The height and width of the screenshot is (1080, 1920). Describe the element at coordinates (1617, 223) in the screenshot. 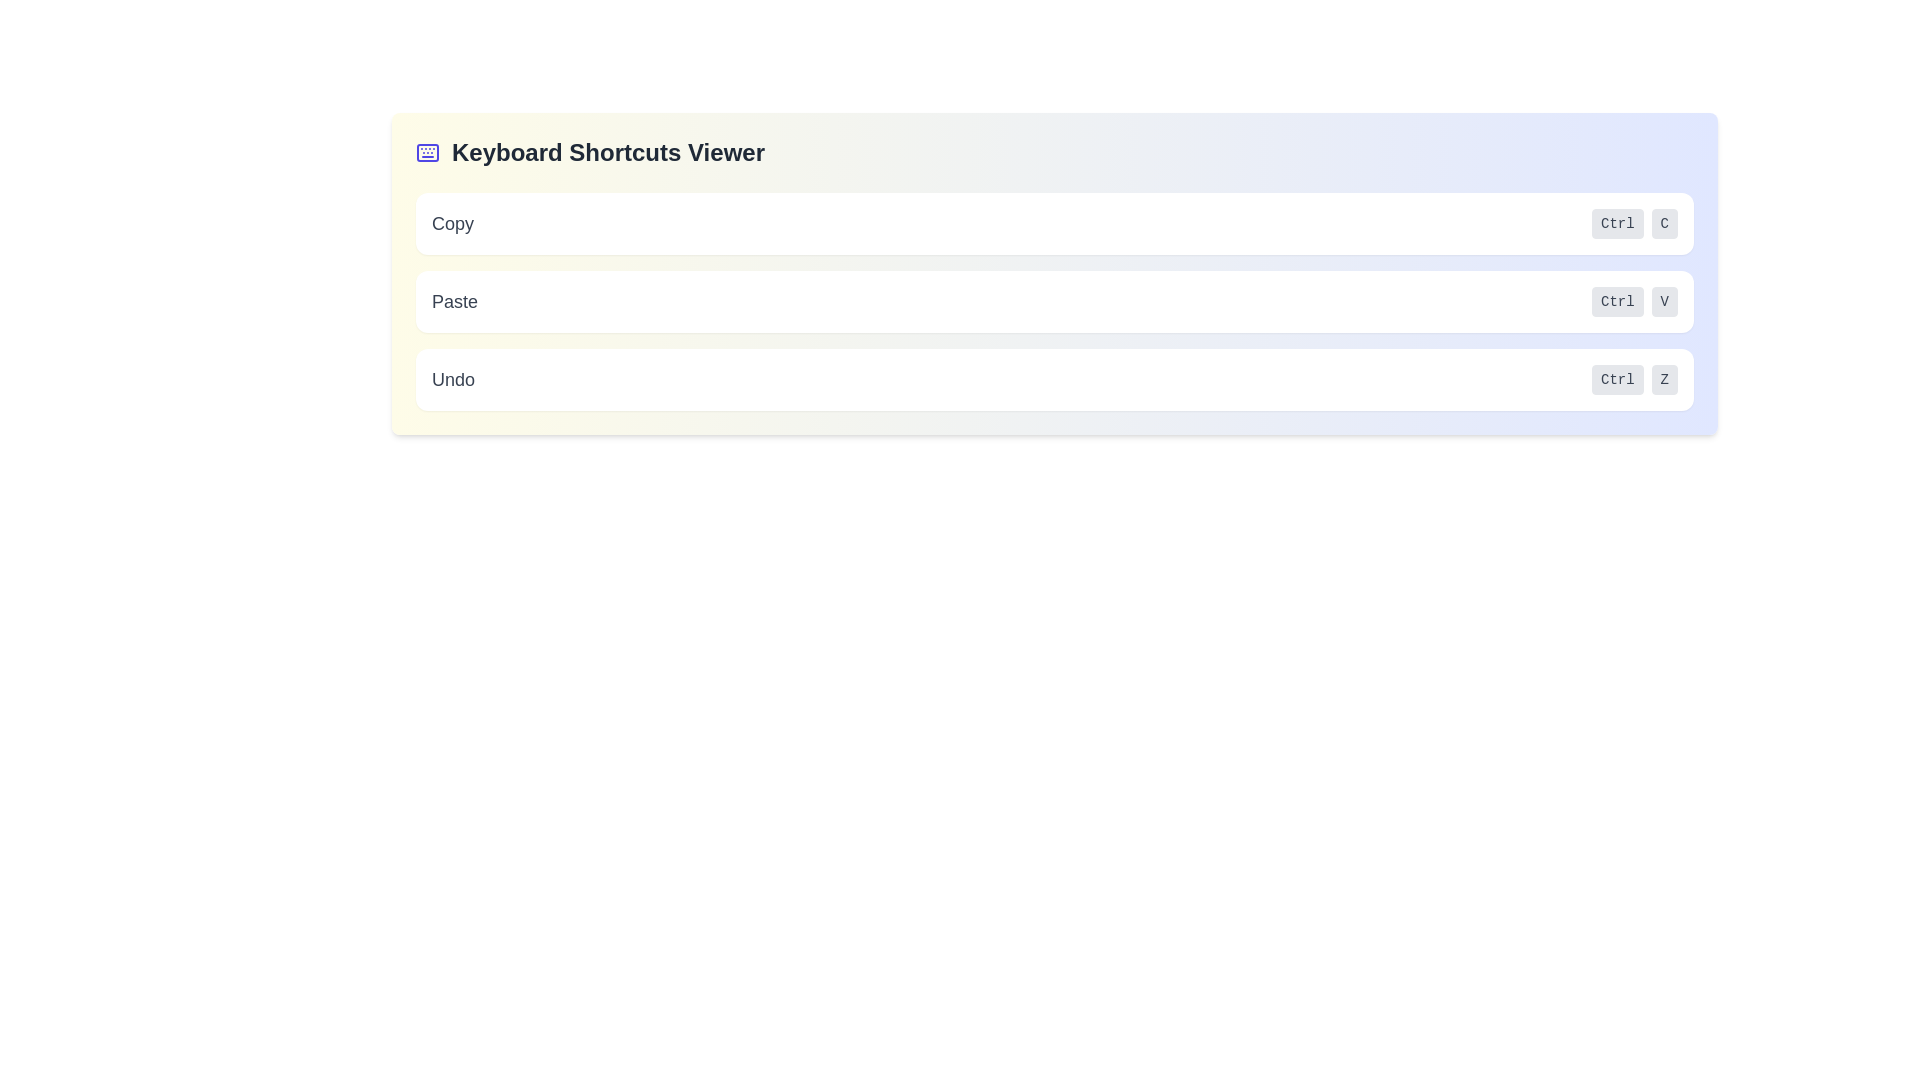

I see `'Ctrl' keyboard shortcut label, which is the first component in the horizontal group of the 'Copy' shortcut row in the 'Keyboard Shortcuts Viewer'` at that location.